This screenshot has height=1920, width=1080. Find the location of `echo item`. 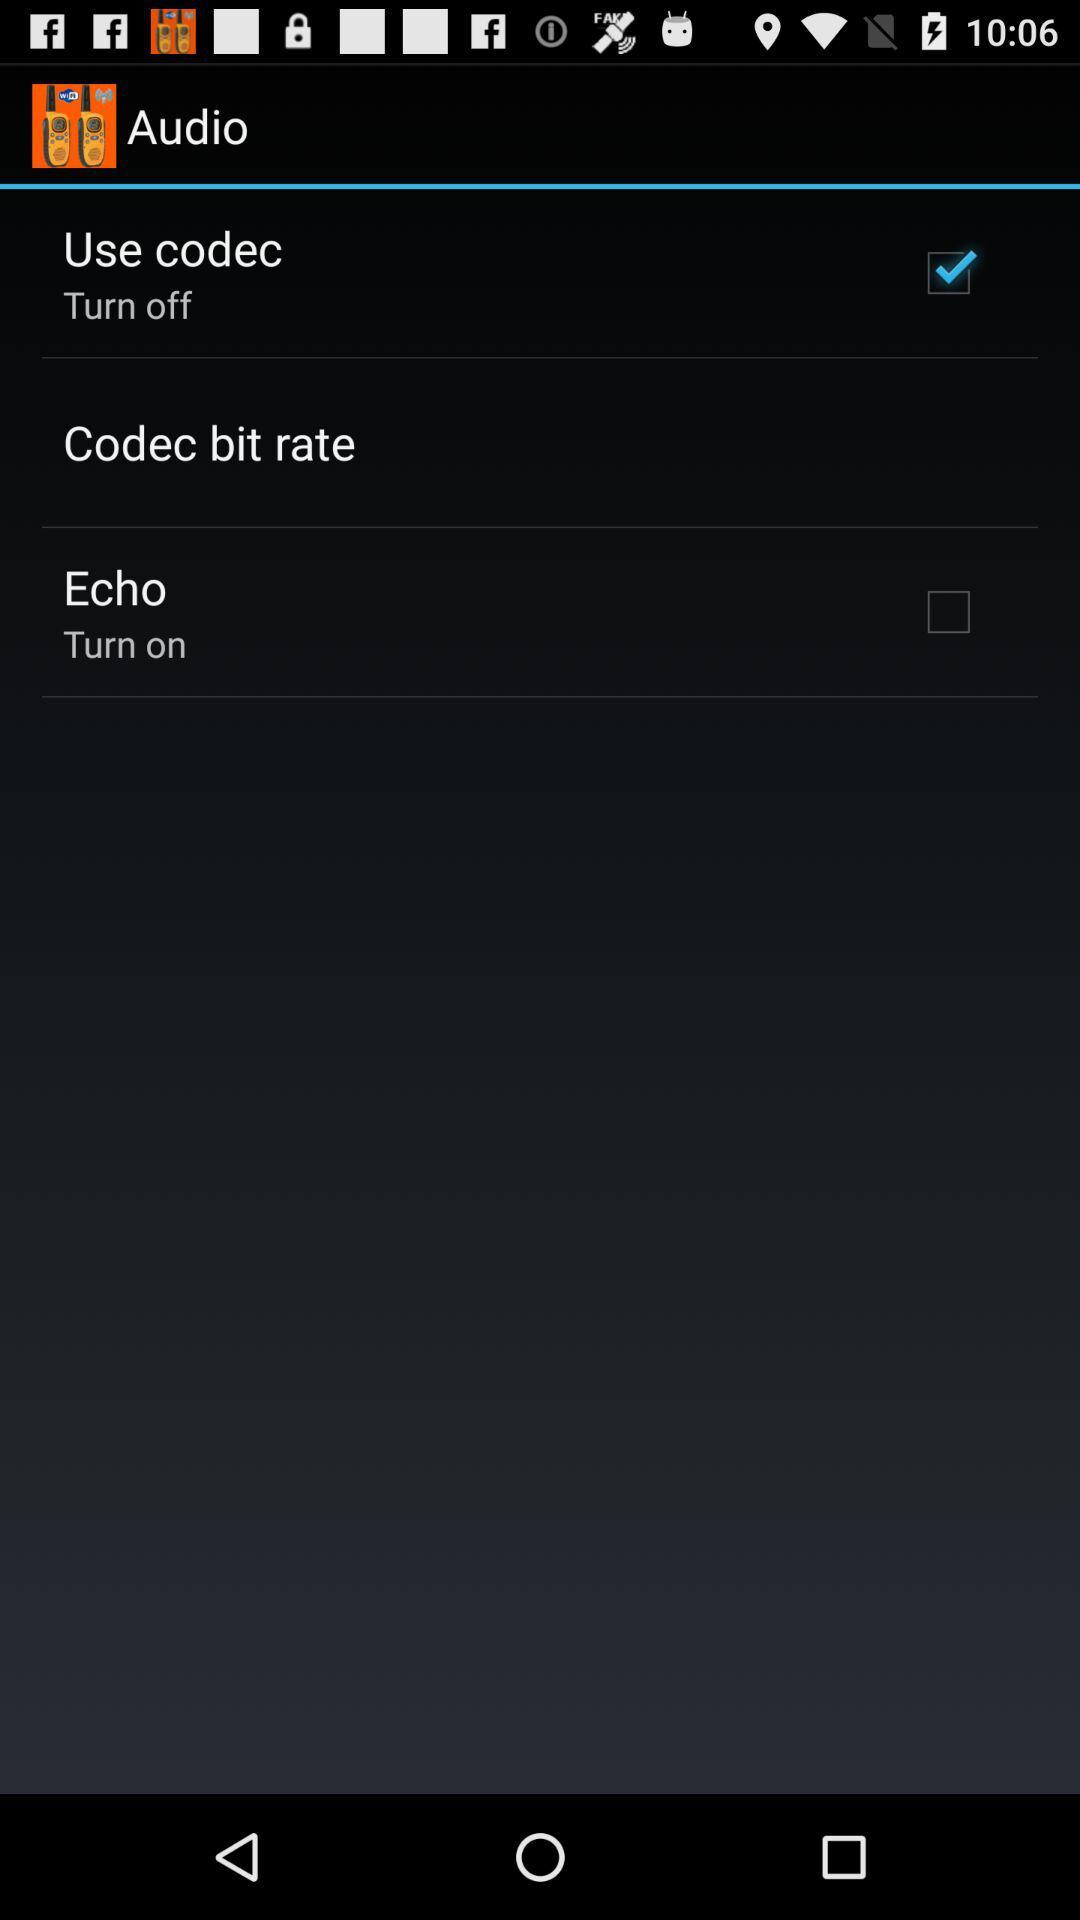

echo item is located at coordinates (115, 585).